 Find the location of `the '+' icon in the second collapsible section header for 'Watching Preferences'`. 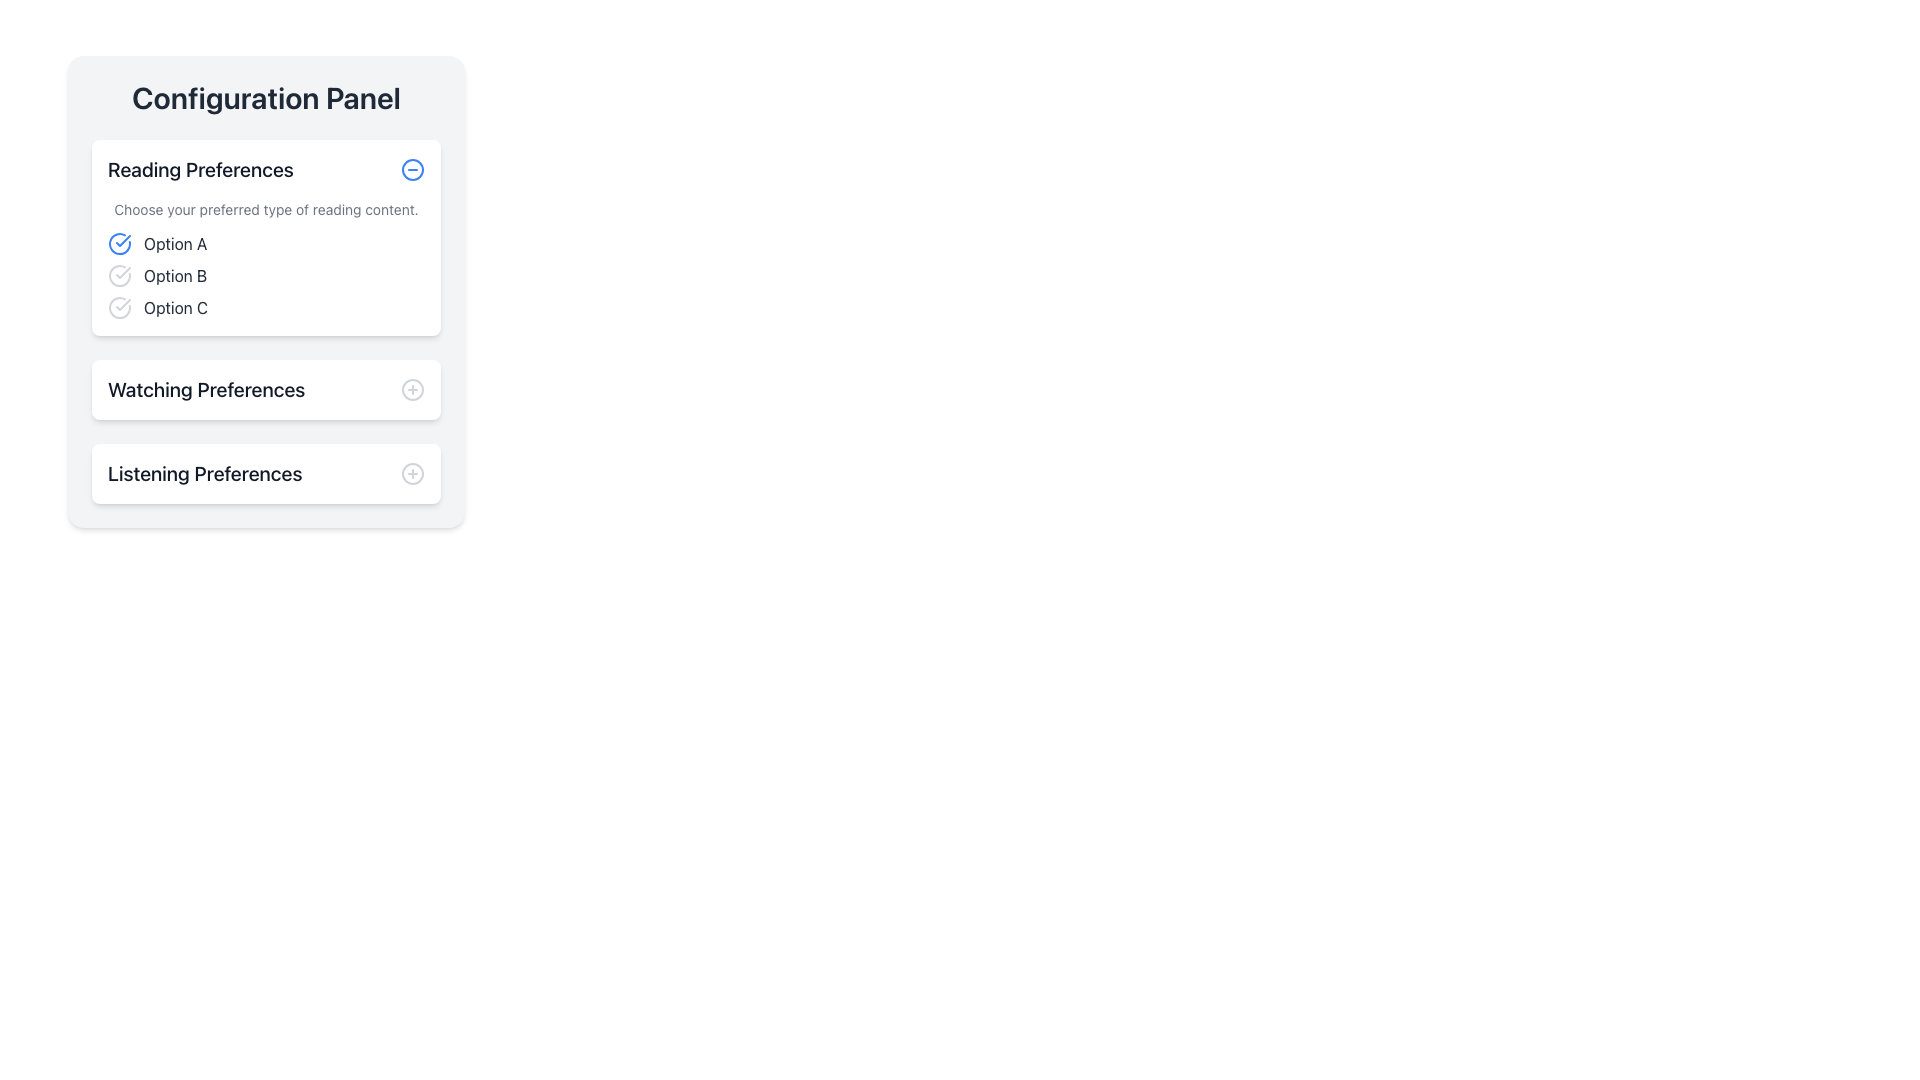

the '+' icon in the second collapsible section header for 'Watching Preferences' is located at coordinates (265, 389).